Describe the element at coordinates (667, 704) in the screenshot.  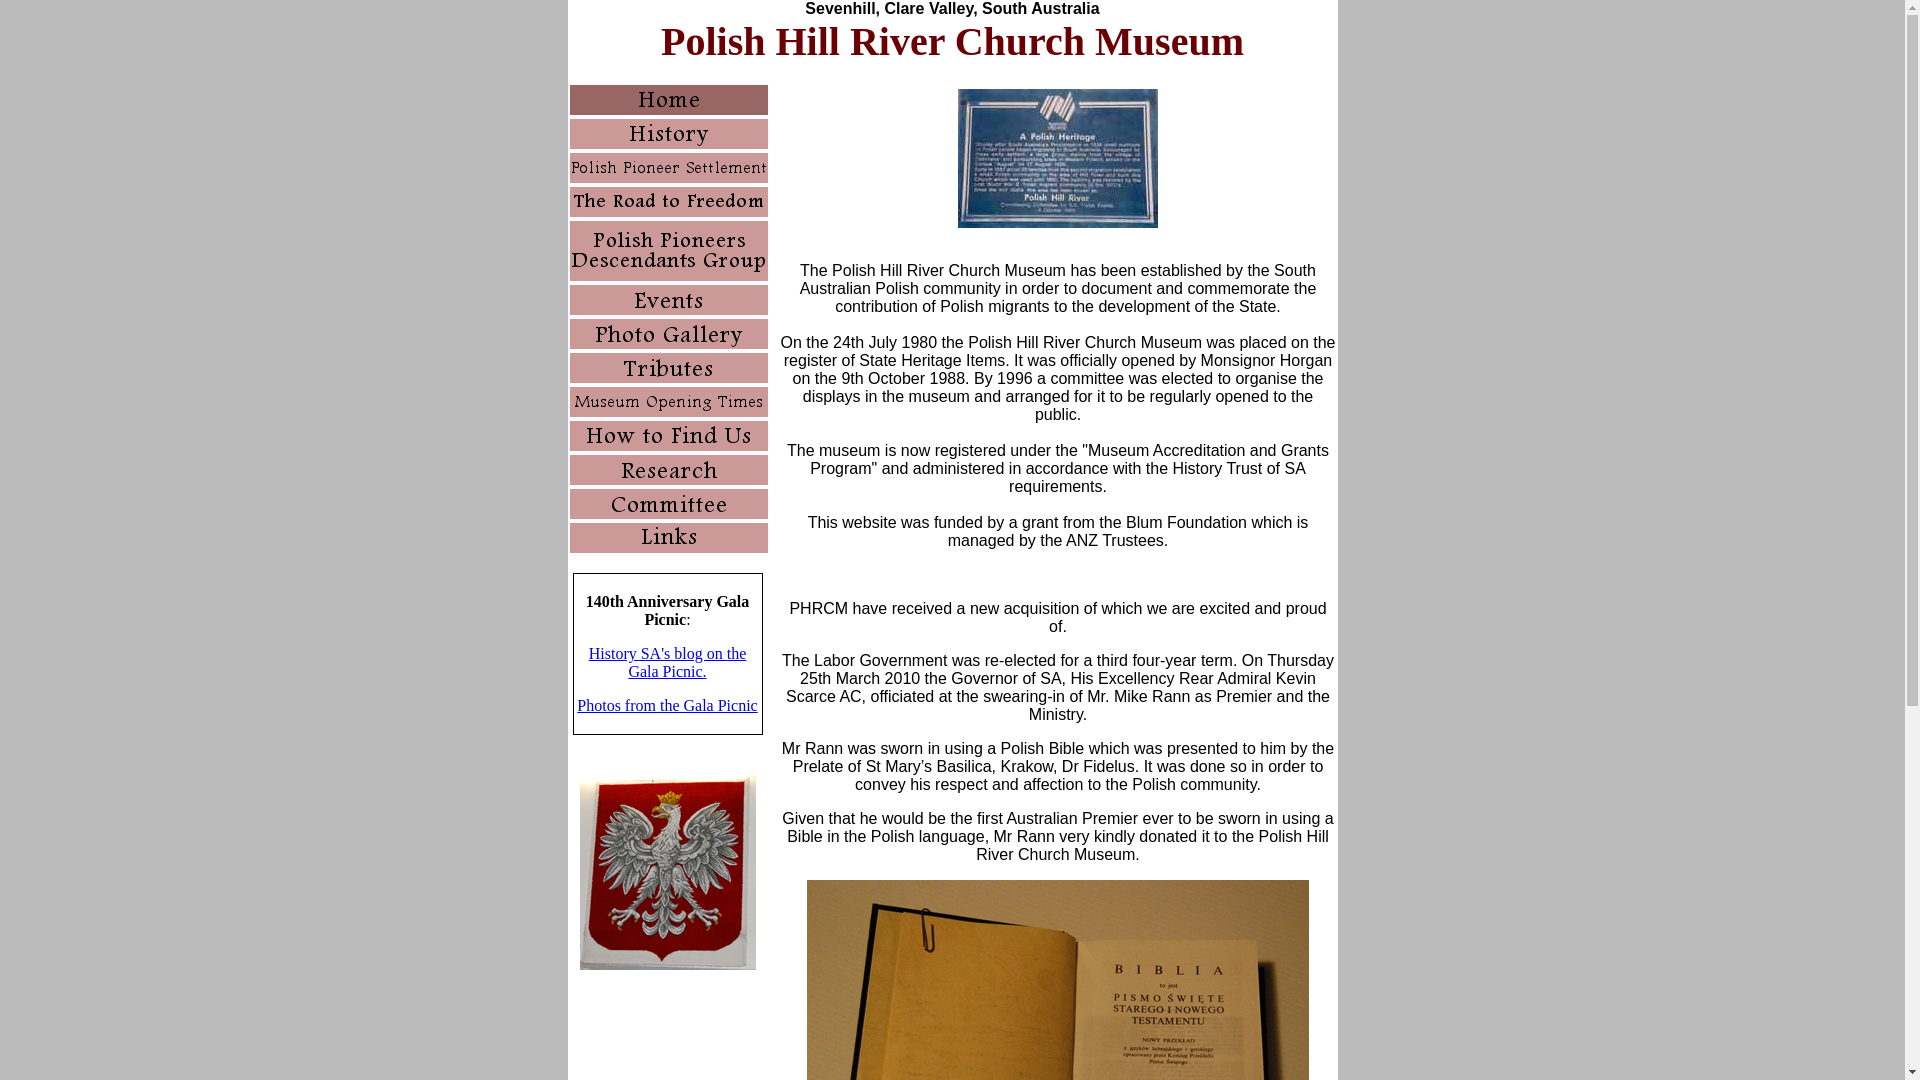
I see `'Photos from the Gala Picnic'` at that location.